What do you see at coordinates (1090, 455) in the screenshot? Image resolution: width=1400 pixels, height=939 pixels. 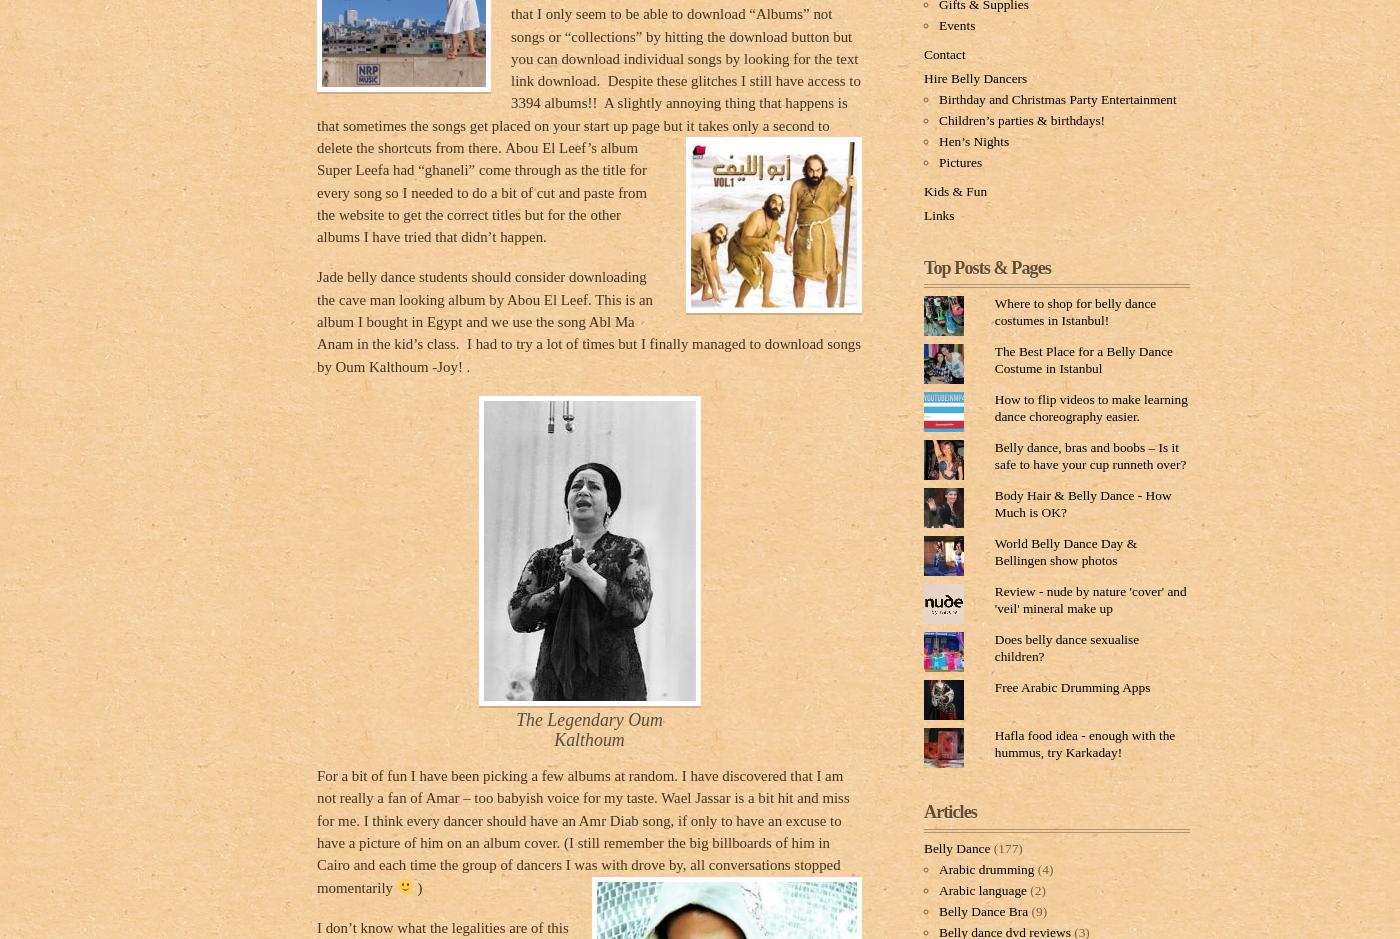 I see `'Belly dance, bras and boobs – Is it safe to have your cup runneth over?'` at bounding box center [1090, 455].